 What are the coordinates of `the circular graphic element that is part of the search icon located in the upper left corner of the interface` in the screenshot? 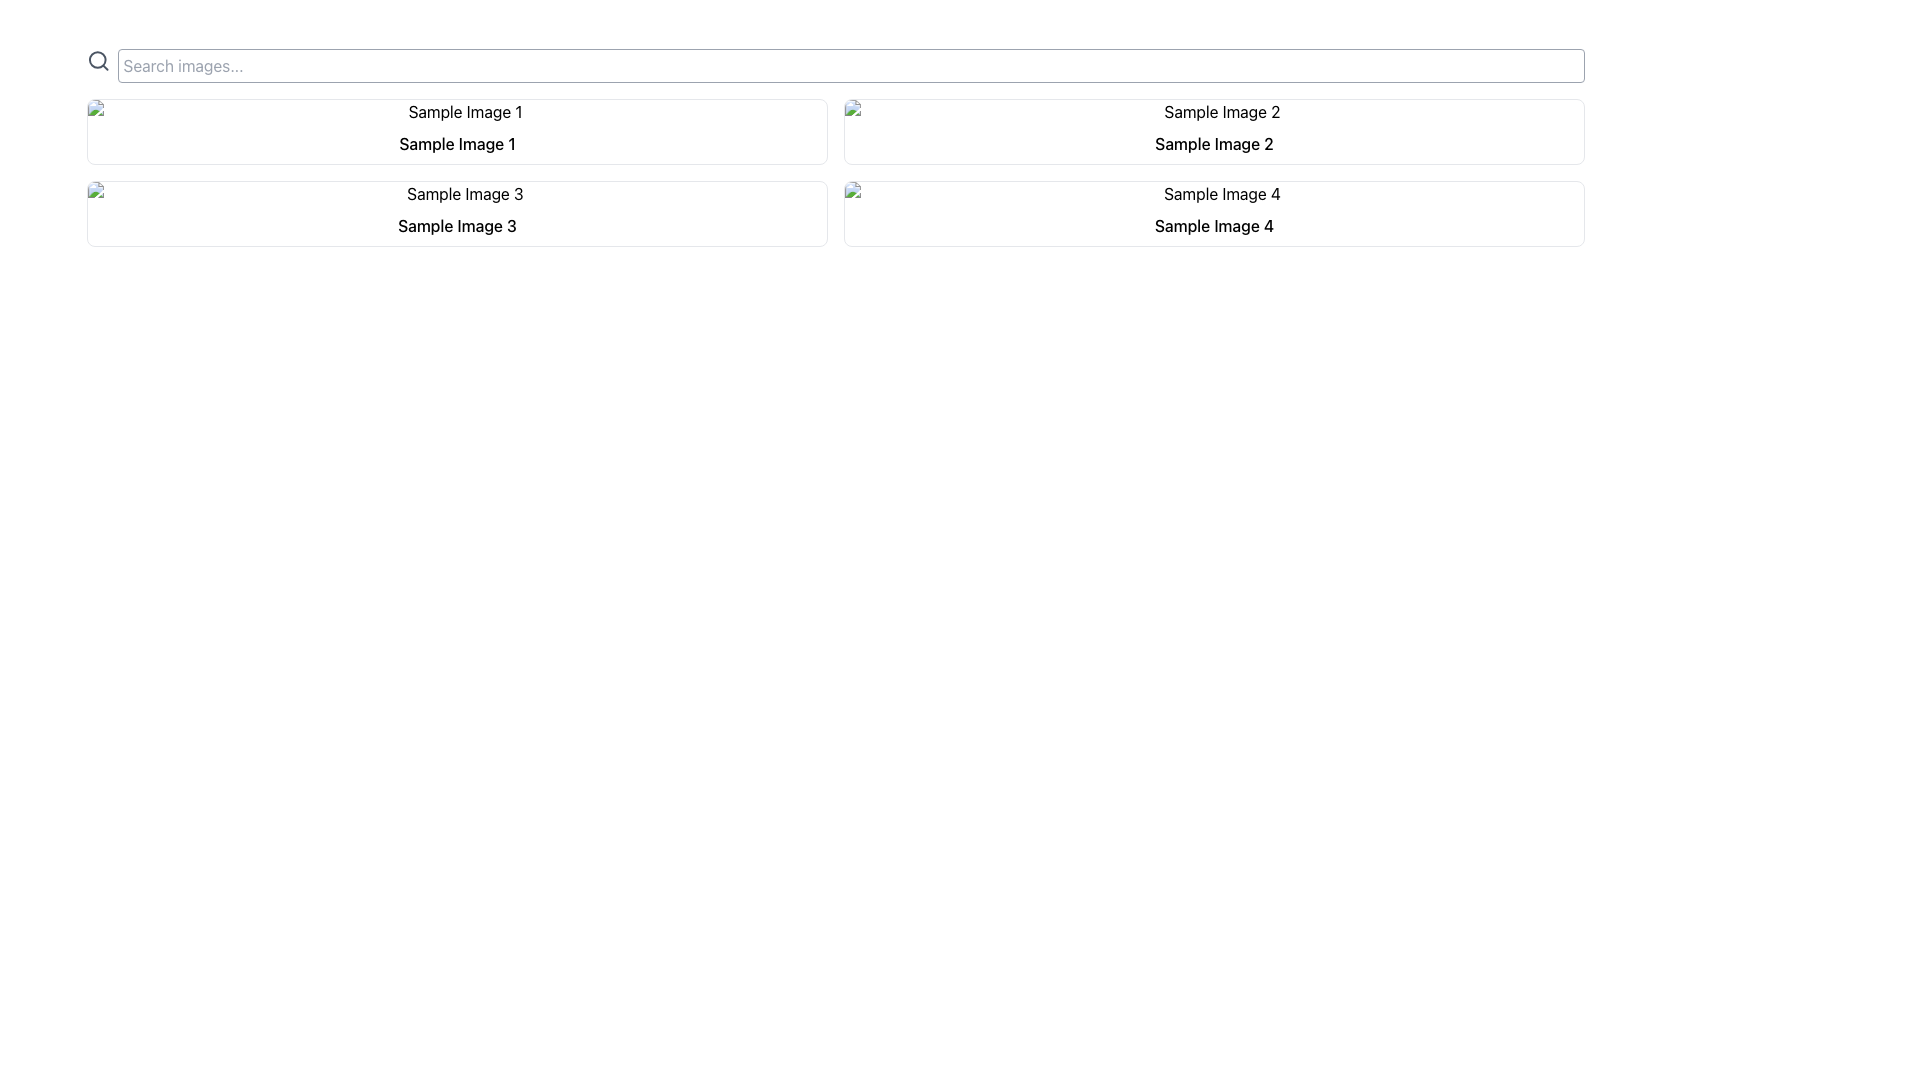 It's located at (96, 59).